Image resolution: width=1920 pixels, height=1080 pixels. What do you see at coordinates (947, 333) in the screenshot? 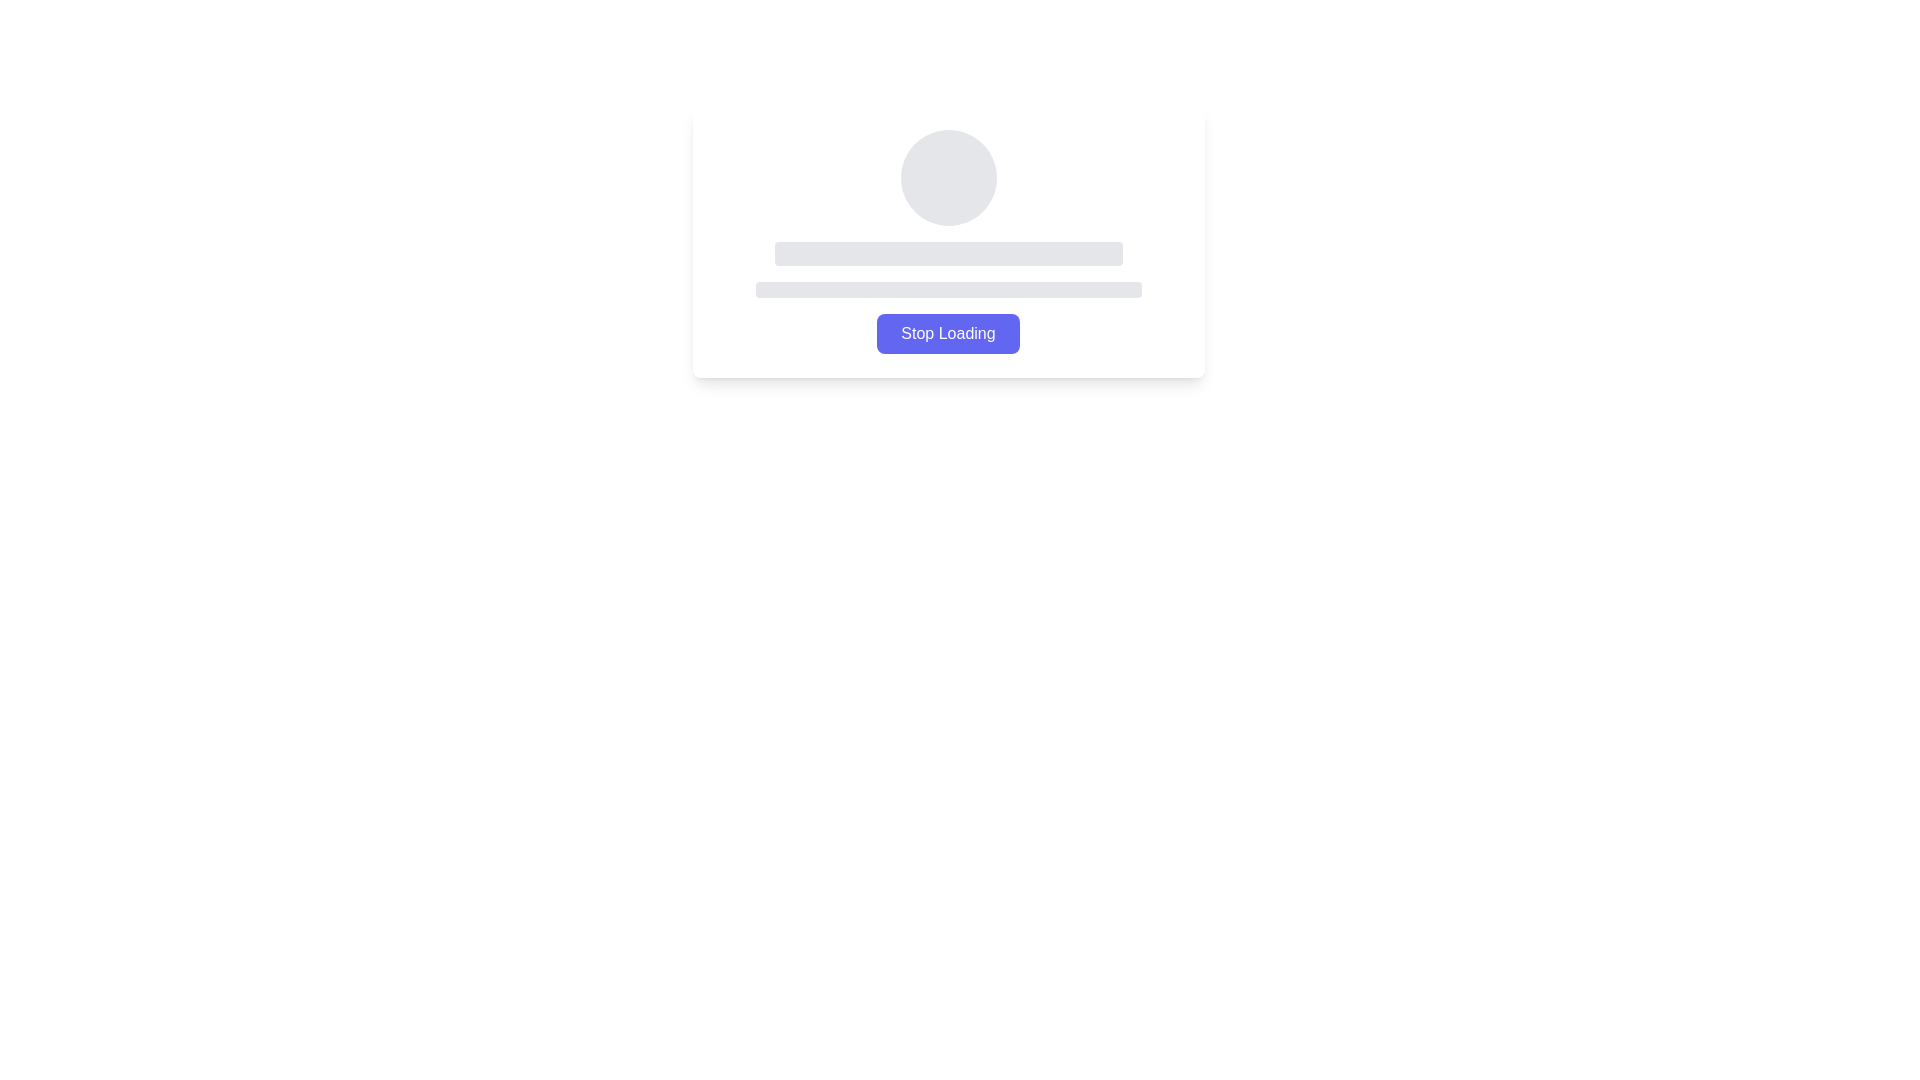
I see `the 'Stop Loading' button, which is a rectangular button with soft rounded corners and vibrant indigo blue color` at bounding box center [947, 333].